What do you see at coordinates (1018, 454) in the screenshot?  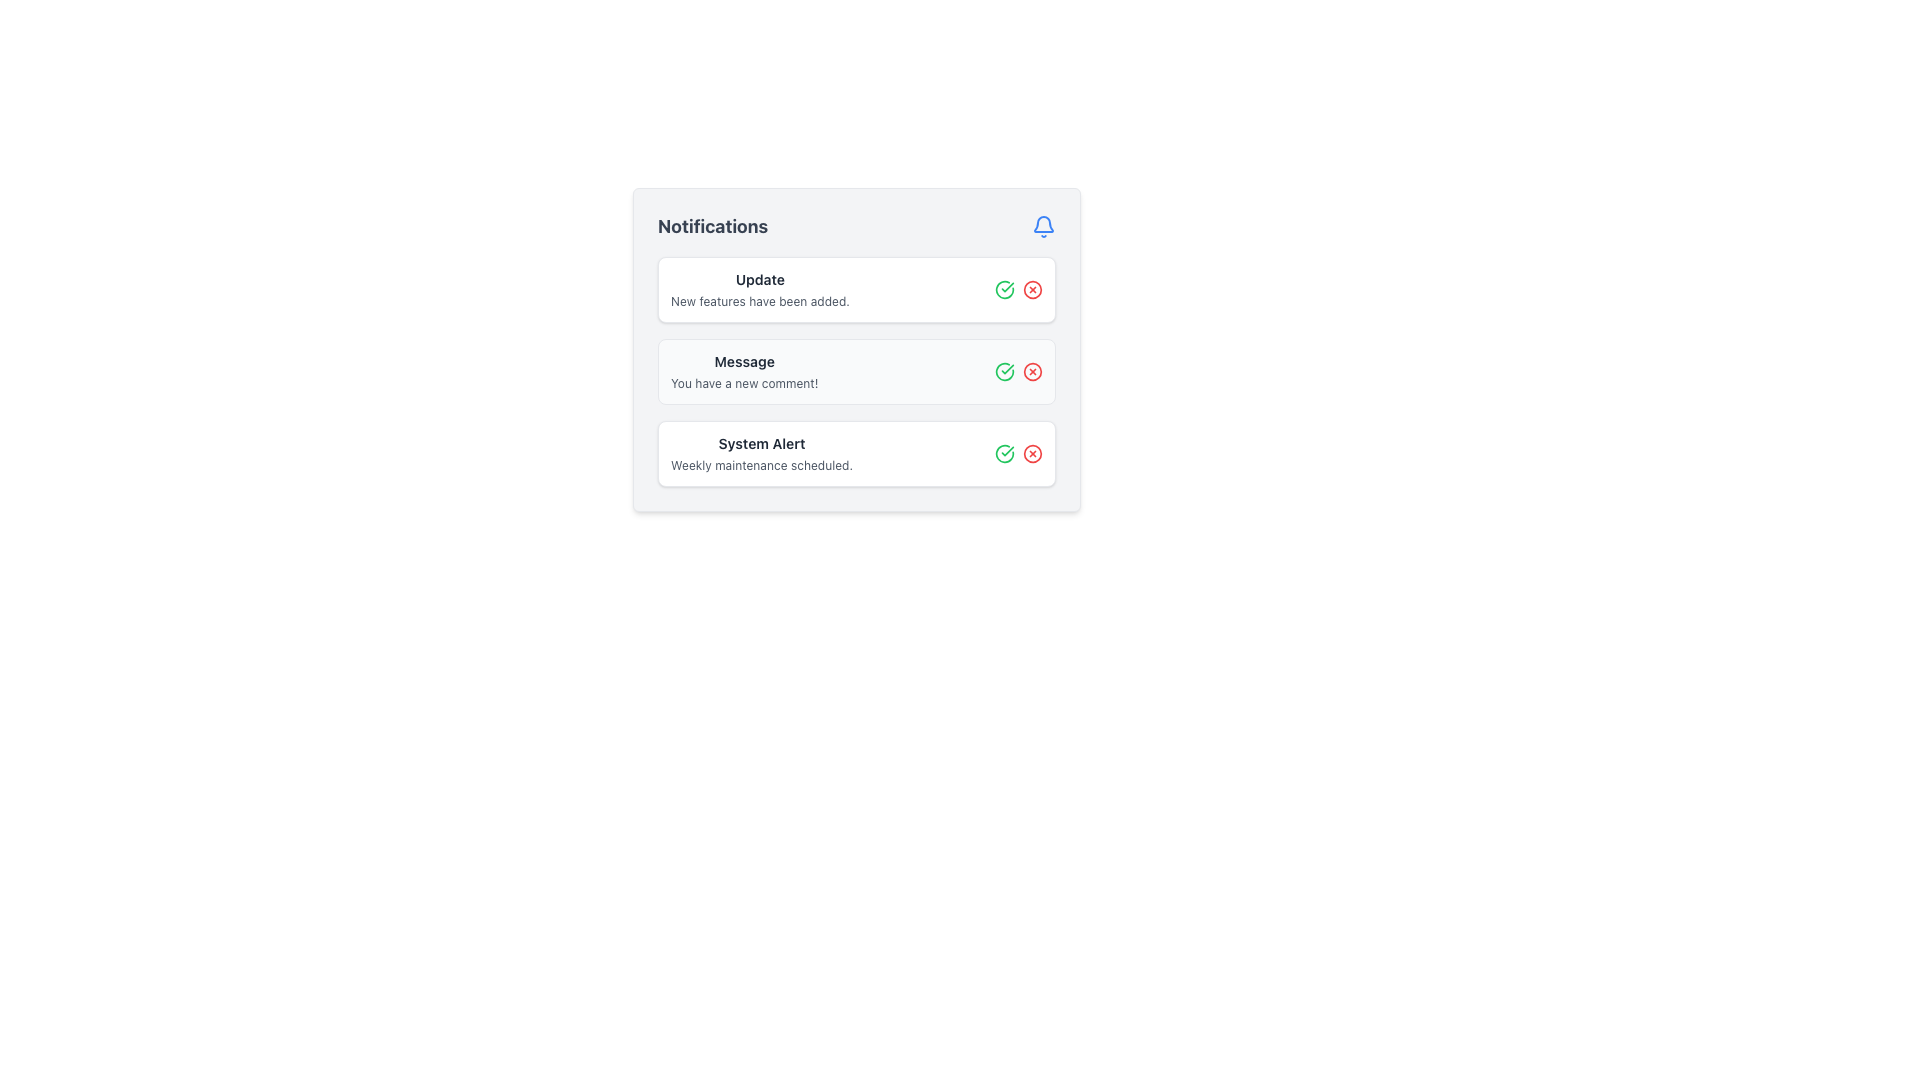 I see `the button group containing the green checkmark and red cross icons in the bottom-right corner of the 'System Alert' notification card` at bounding box center [1018, 454].